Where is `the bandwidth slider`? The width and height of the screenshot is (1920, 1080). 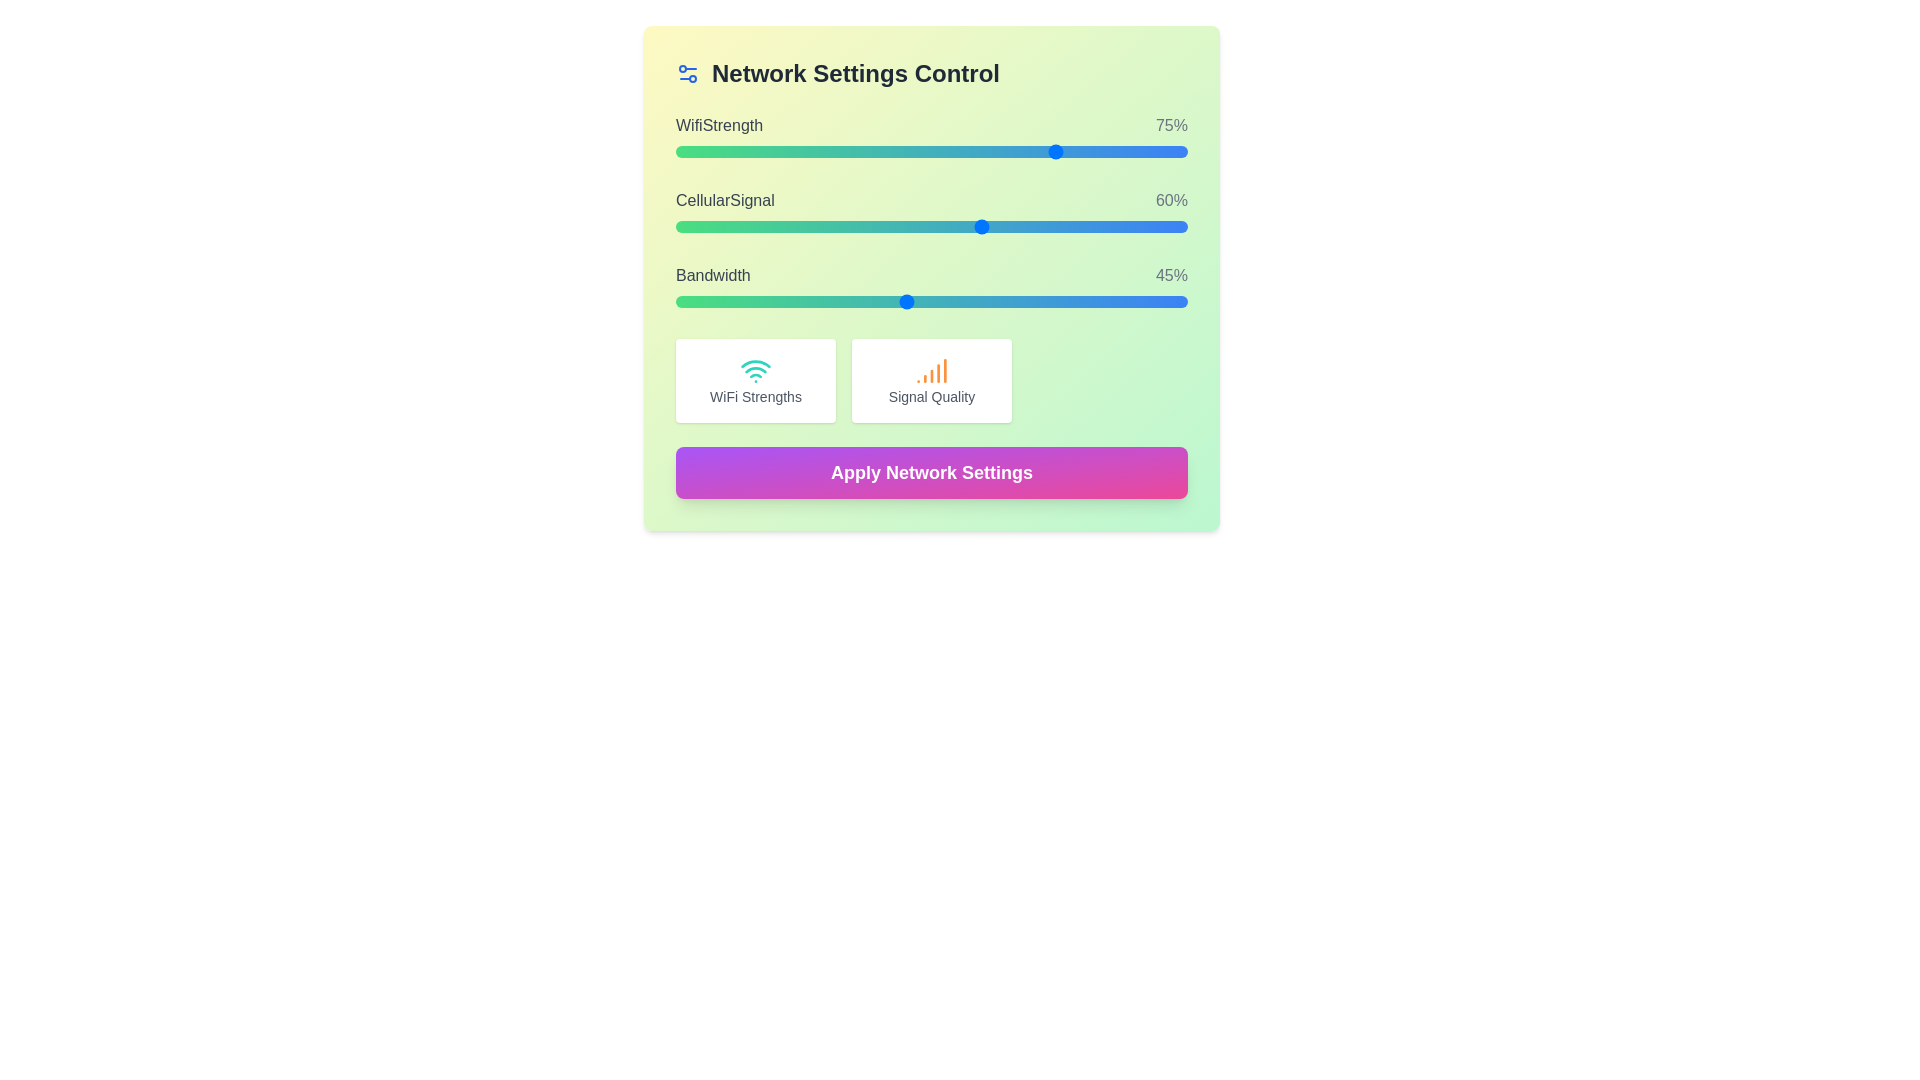
the bandwidth slider is located at coordinates (1008, 301).